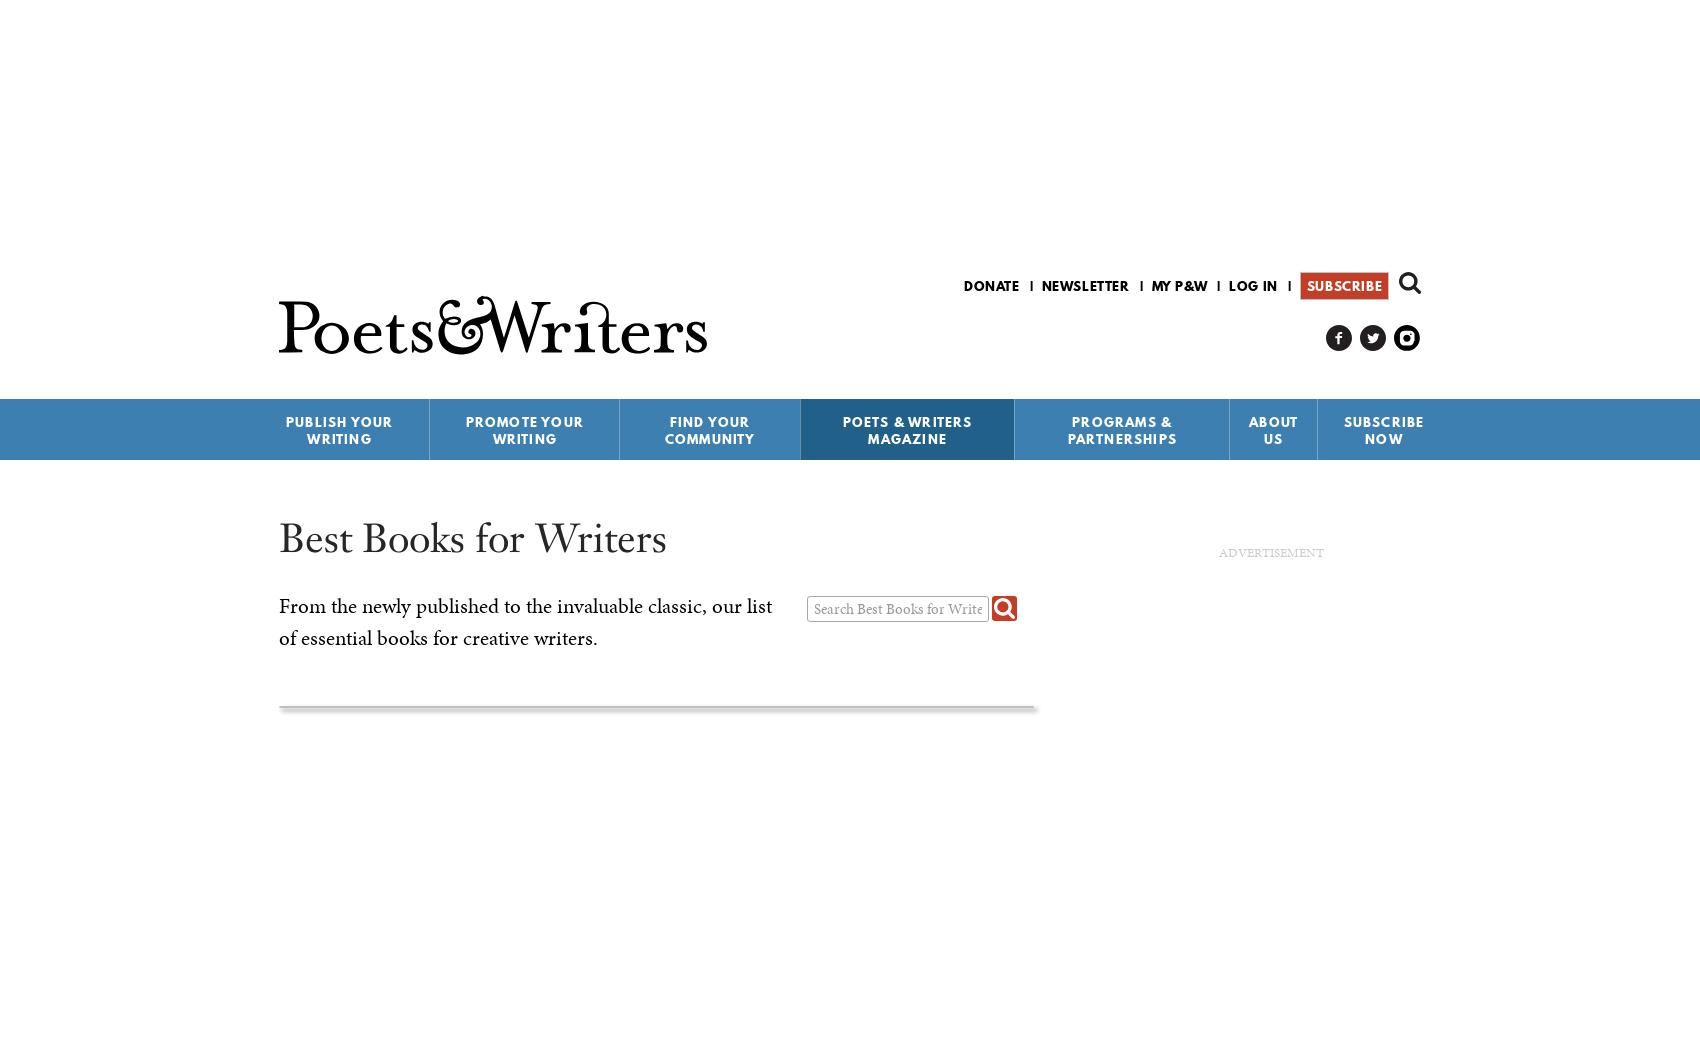 The width and height of the screenshot is (1700, 1037). I want to click on 'Publish Your Writing', so click(337, 429).